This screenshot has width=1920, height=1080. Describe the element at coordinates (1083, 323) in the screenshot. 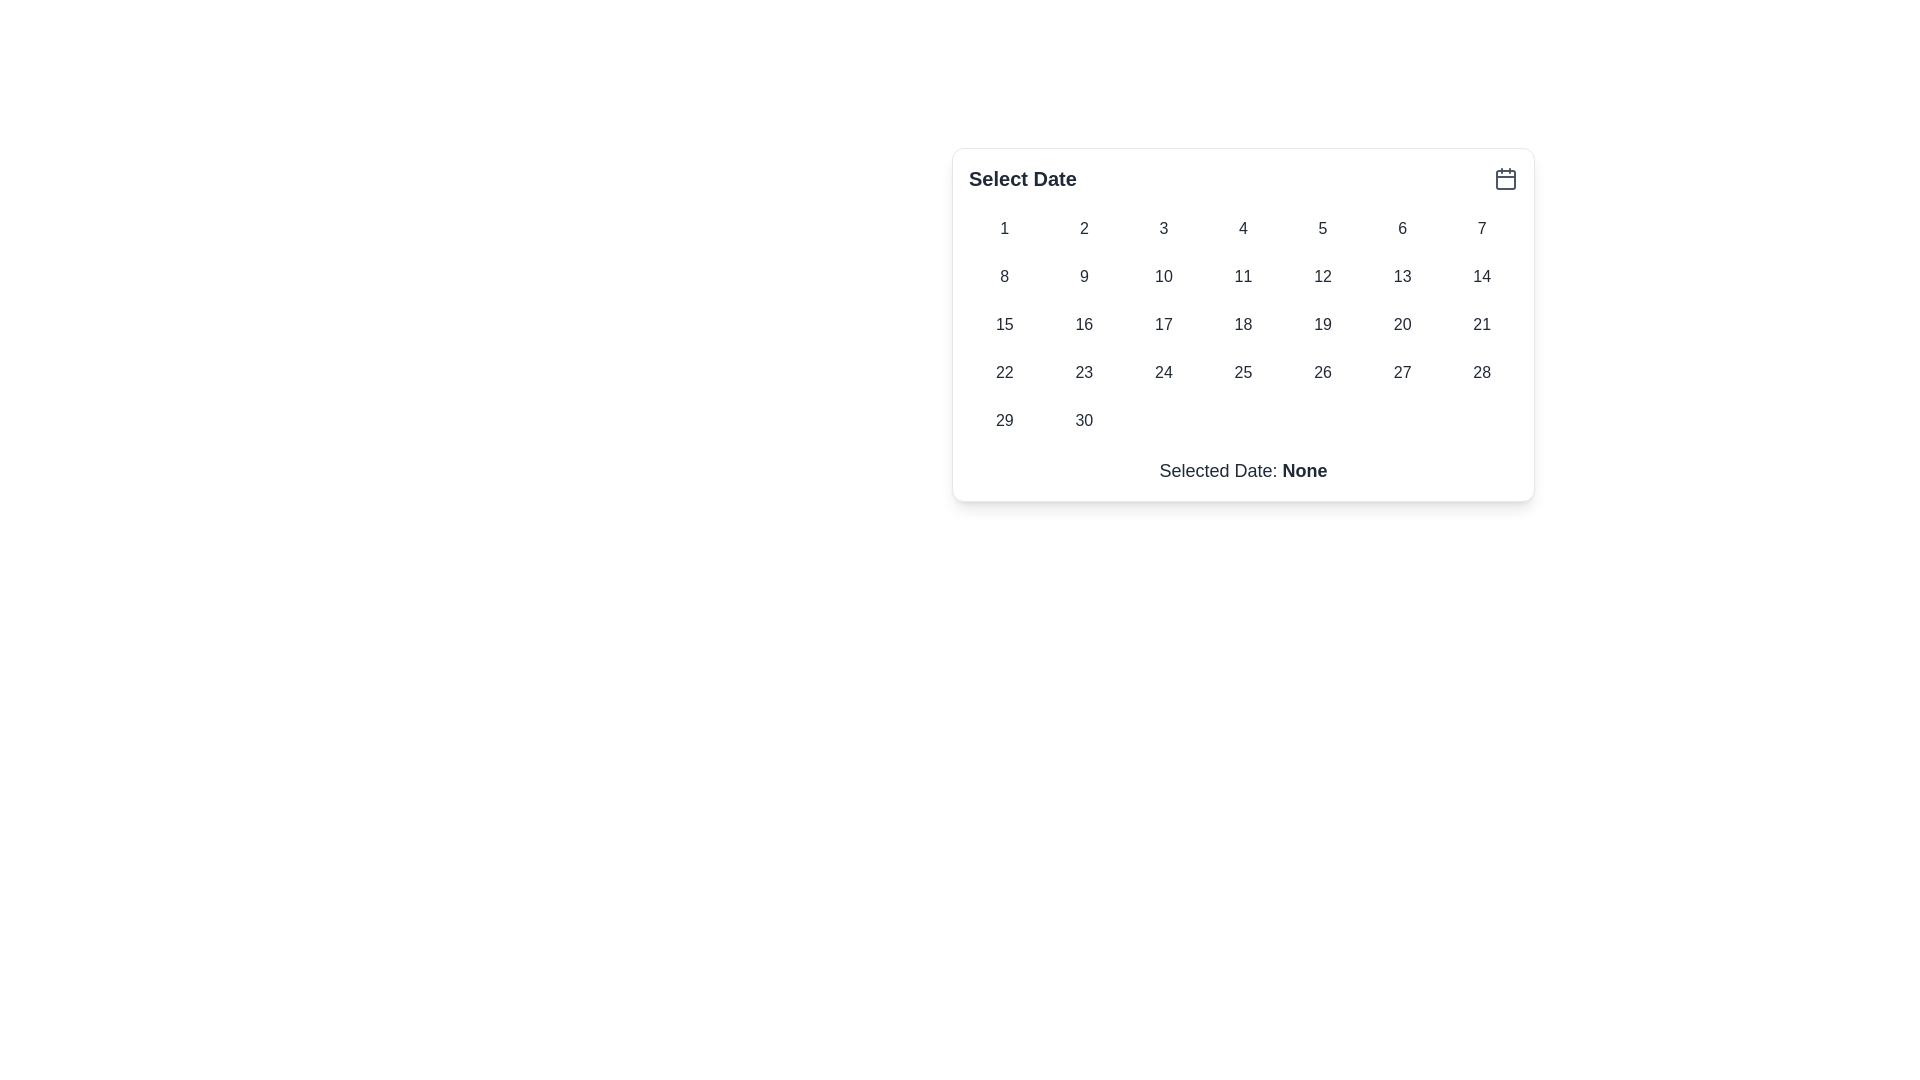

I see `the selectable button representing the date '16' in the calendar interface` at that location.